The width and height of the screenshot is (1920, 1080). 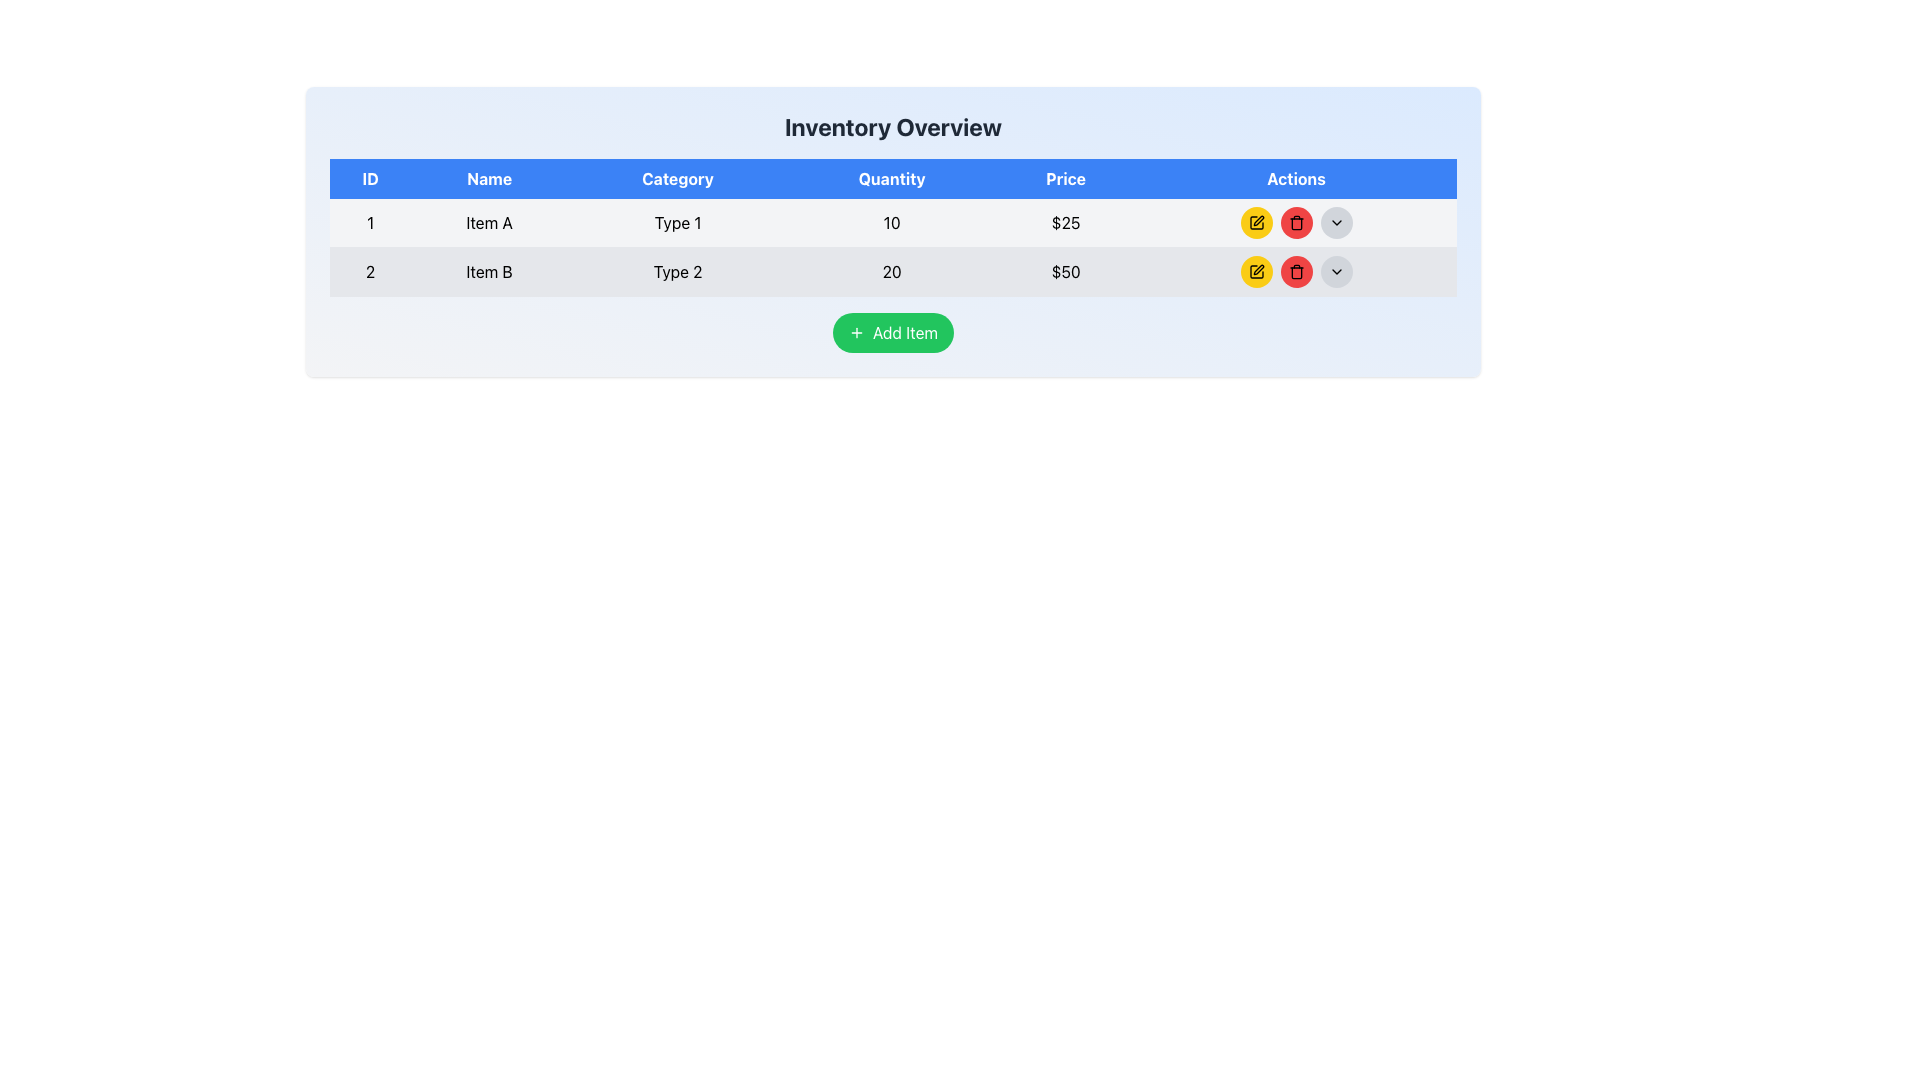 What do you see at coordinates (892, 331) in the screenshot?
I see `the 'Add Item' button located at the bottom of the inventory section` at bounding box center [892, 331].